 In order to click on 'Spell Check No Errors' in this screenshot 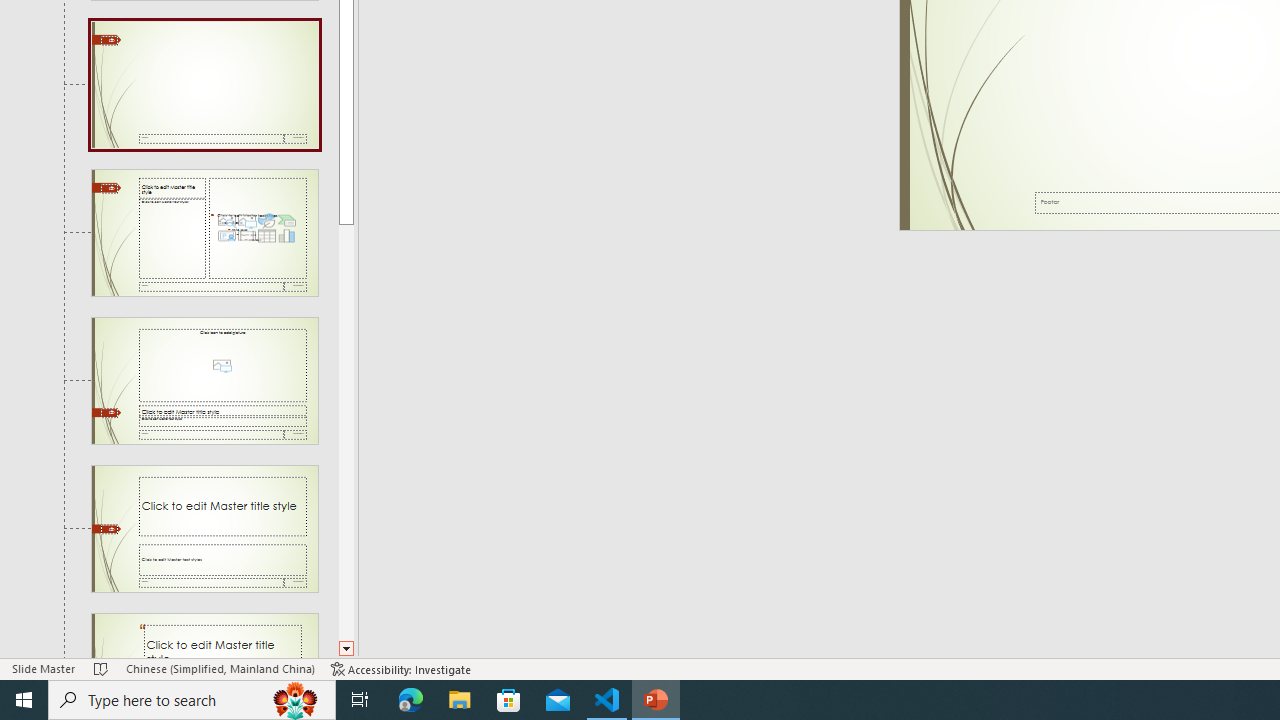, I will do `click(100, 669)`.